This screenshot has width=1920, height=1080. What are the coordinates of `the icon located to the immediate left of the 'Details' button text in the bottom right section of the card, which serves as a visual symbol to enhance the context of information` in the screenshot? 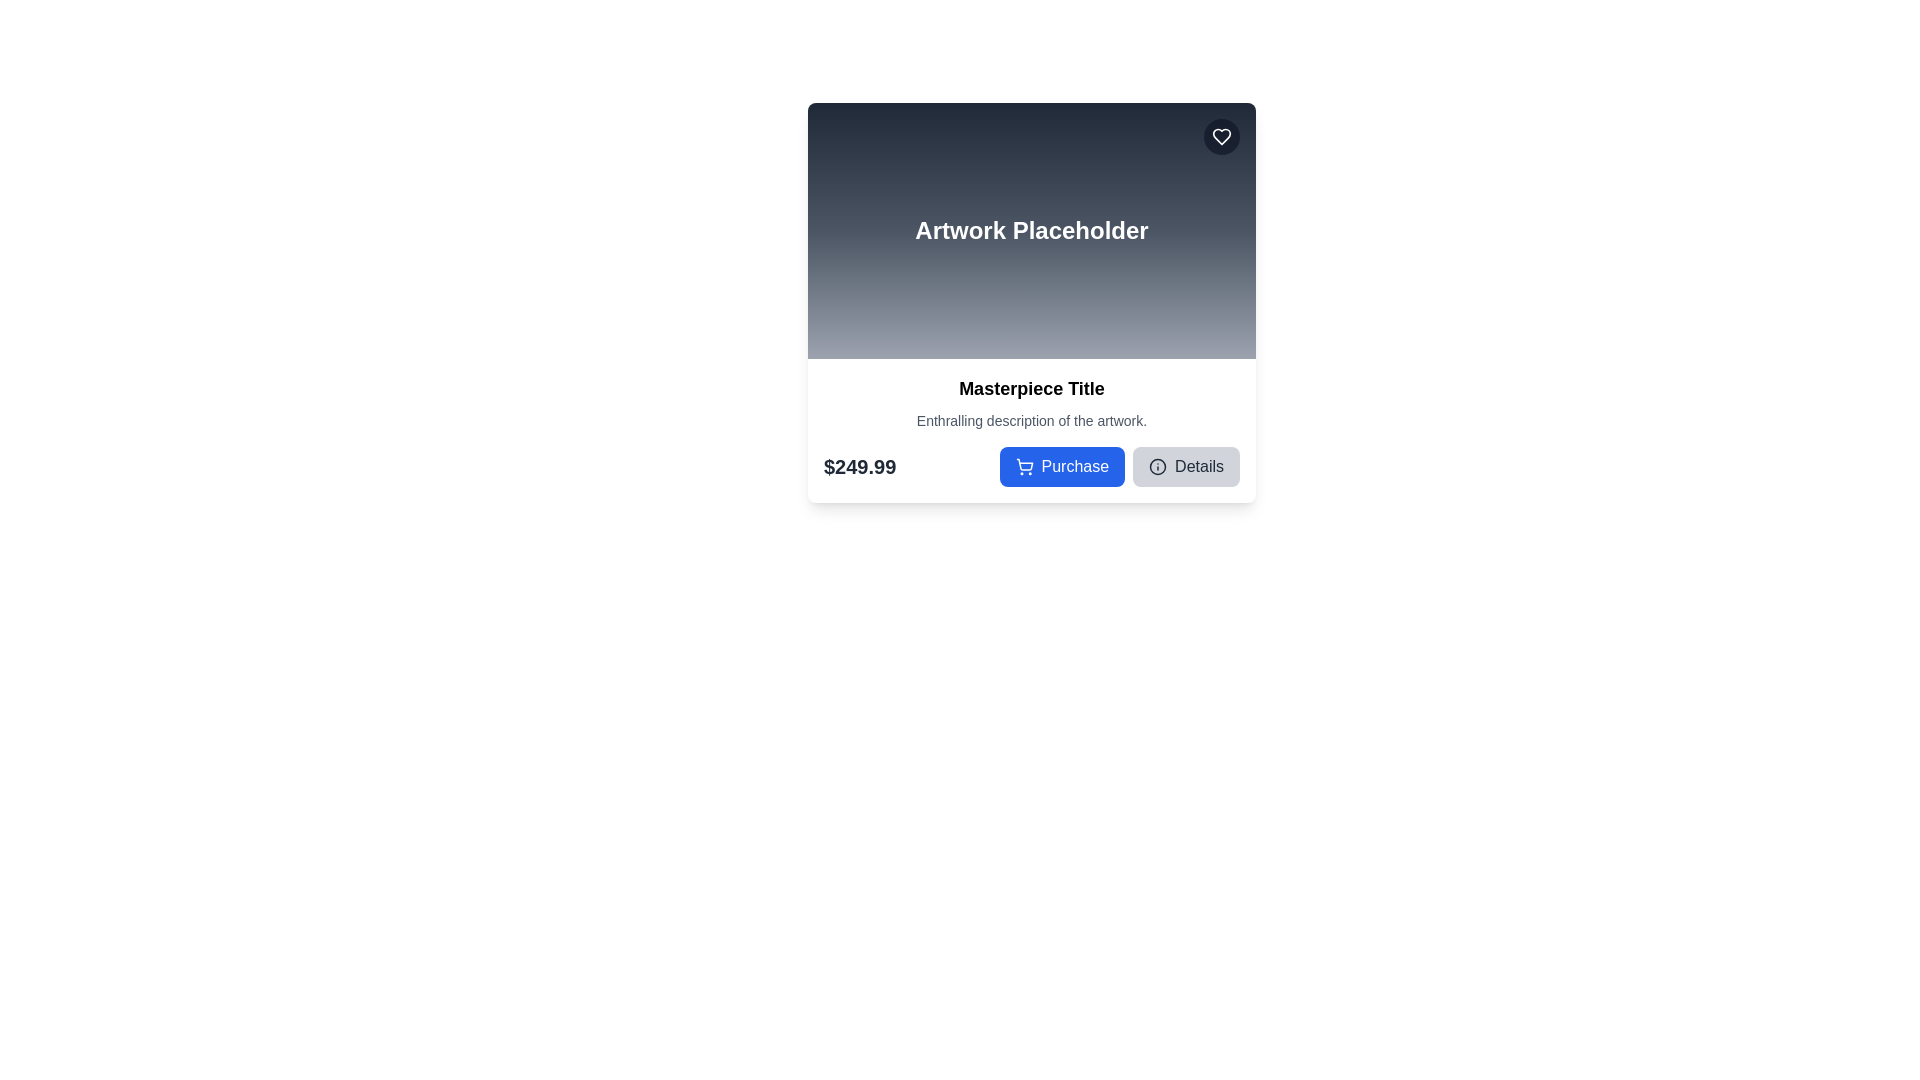 It's located at (1158, 466).